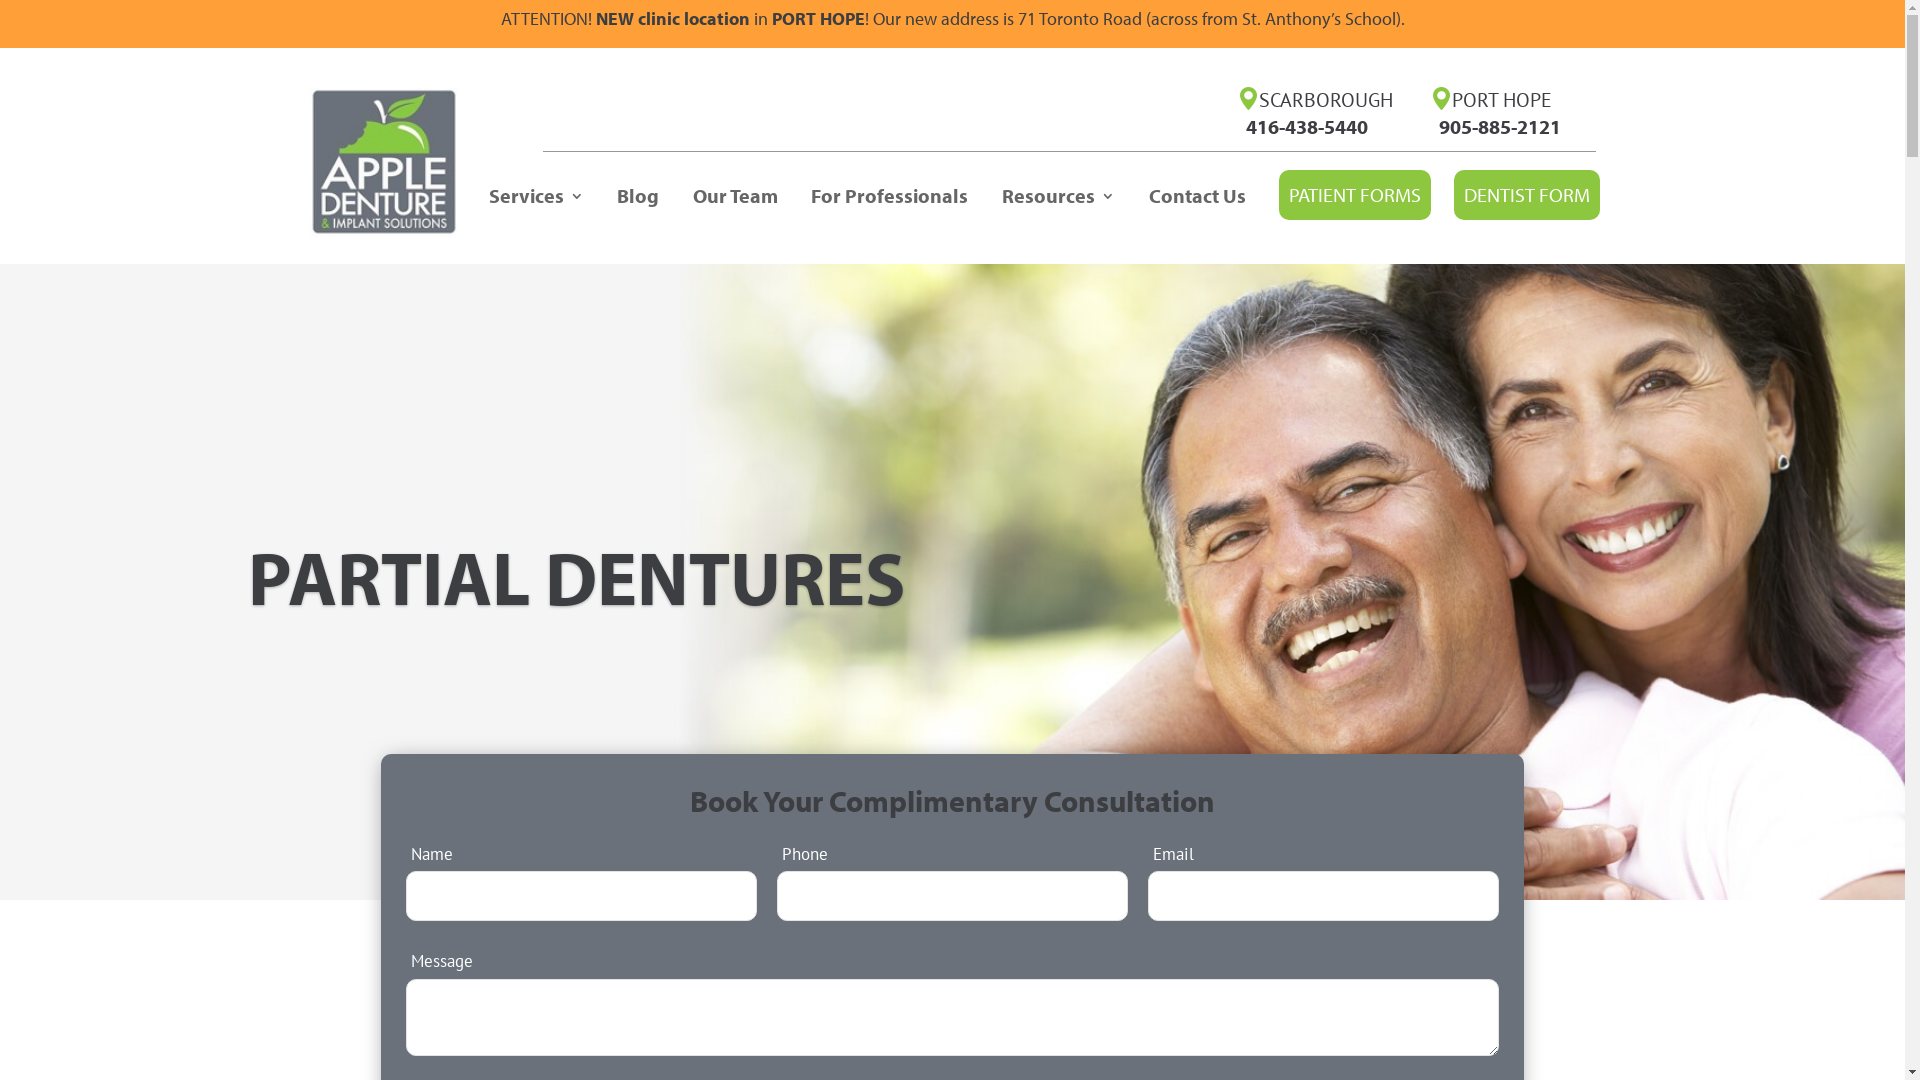 The image size is (1920, 1080). Describe the element at coordinates (488, 204) in the screenshot. I see `'Services'` at that location.